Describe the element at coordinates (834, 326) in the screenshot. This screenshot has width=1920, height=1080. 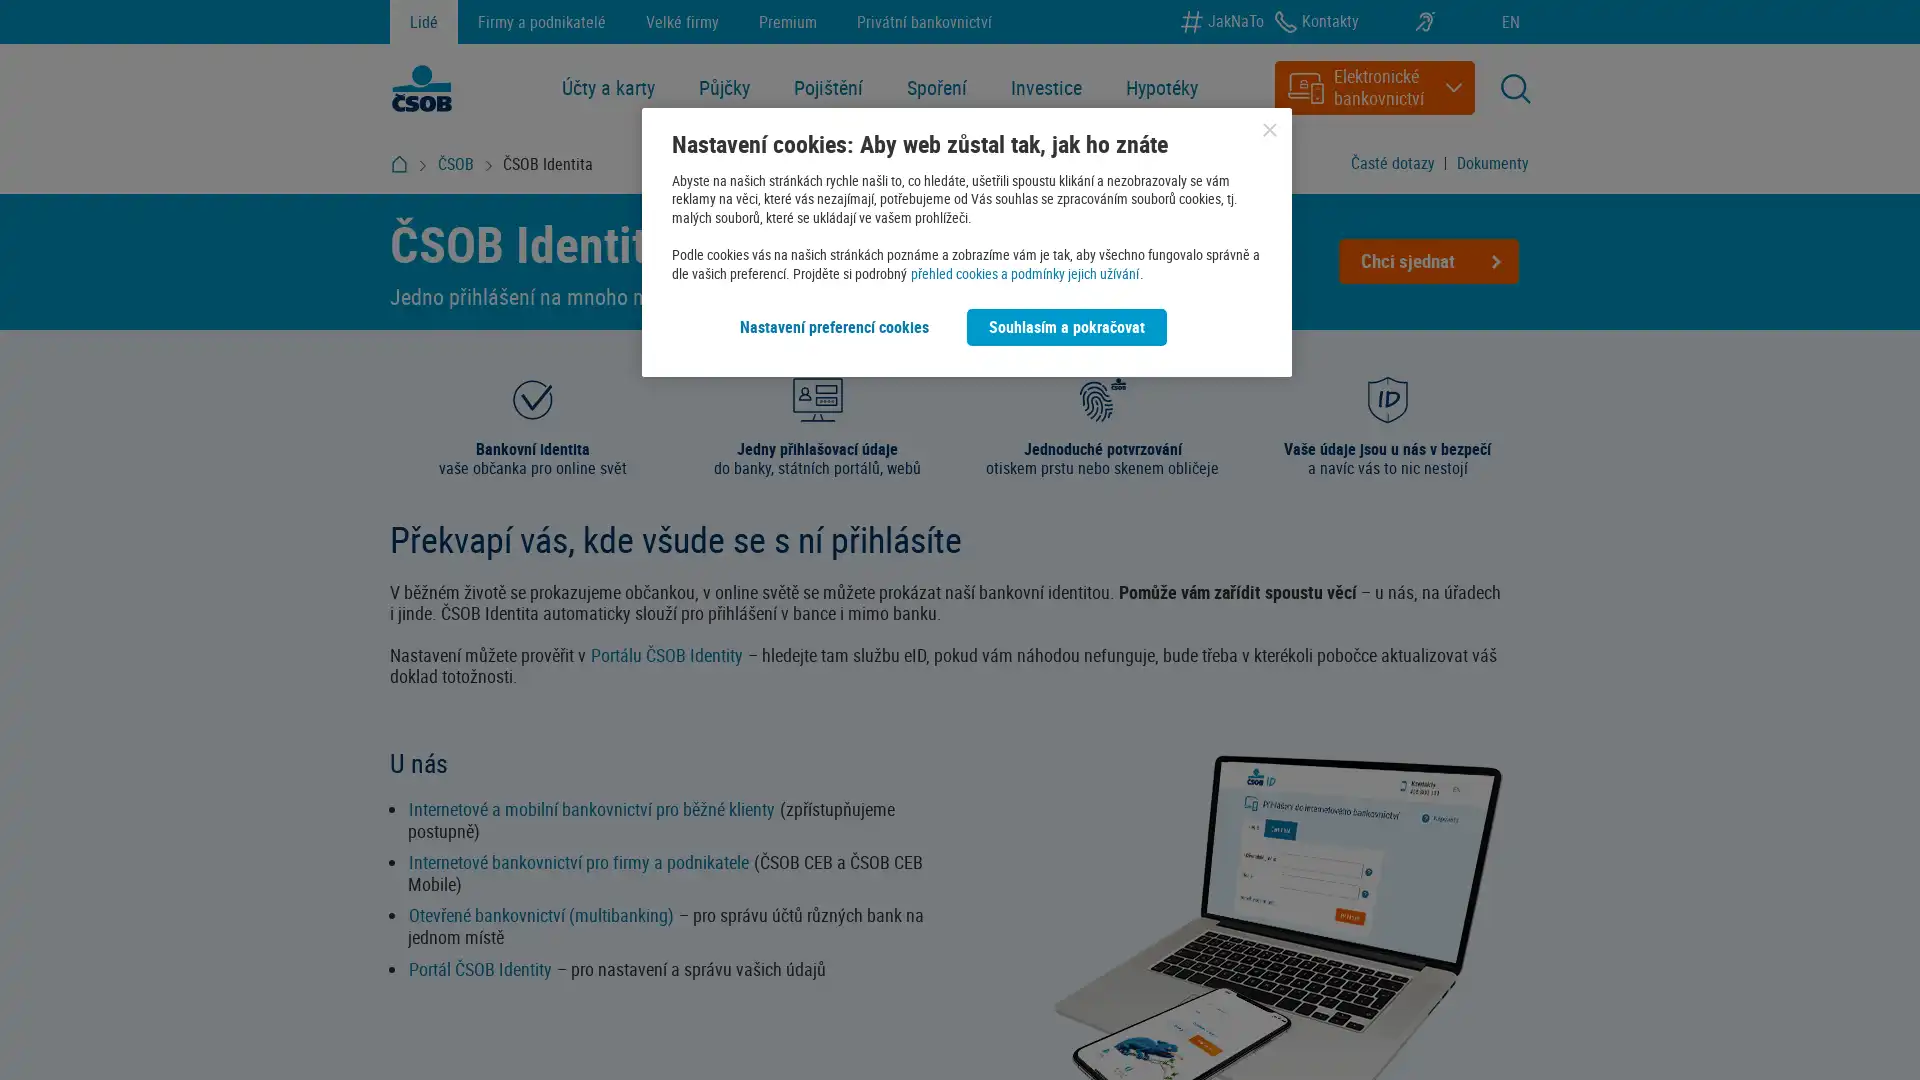
I see `Nastaveni preferenci cookies` at that location.